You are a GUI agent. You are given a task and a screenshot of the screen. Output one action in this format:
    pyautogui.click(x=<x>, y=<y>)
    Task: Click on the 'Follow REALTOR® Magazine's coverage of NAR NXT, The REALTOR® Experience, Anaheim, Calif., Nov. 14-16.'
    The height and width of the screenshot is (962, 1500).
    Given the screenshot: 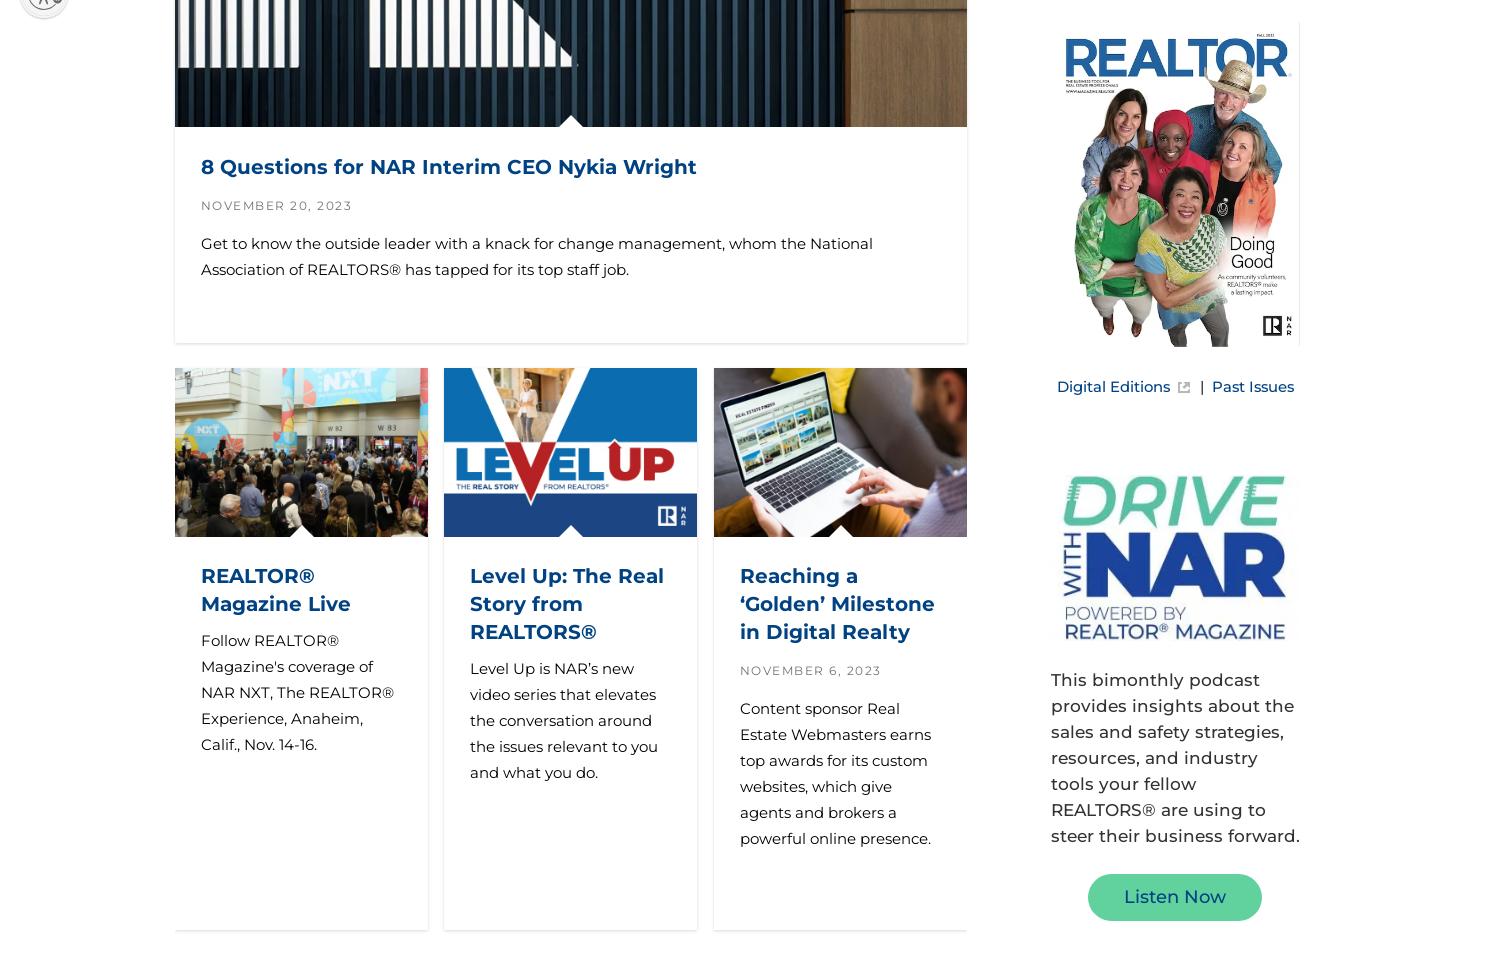 What is the action you would take?
    pyautogui.click(x=296, y=691)
    